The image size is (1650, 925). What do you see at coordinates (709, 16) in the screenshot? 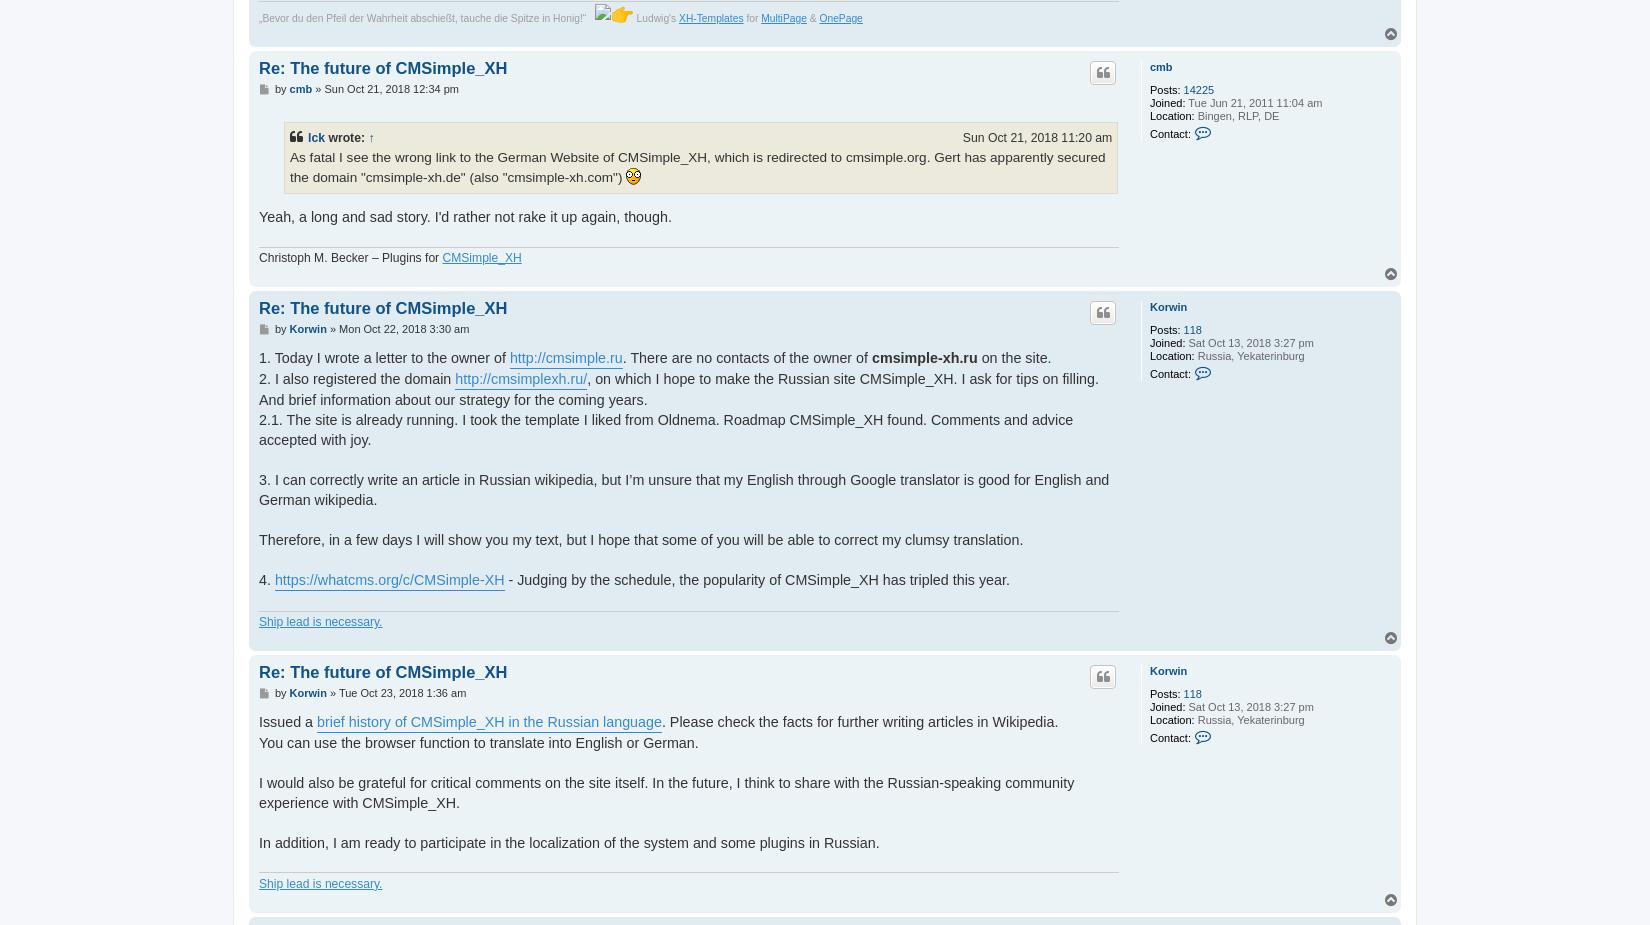
I see `'XH-Templates'` at bounding box center [709, 16].